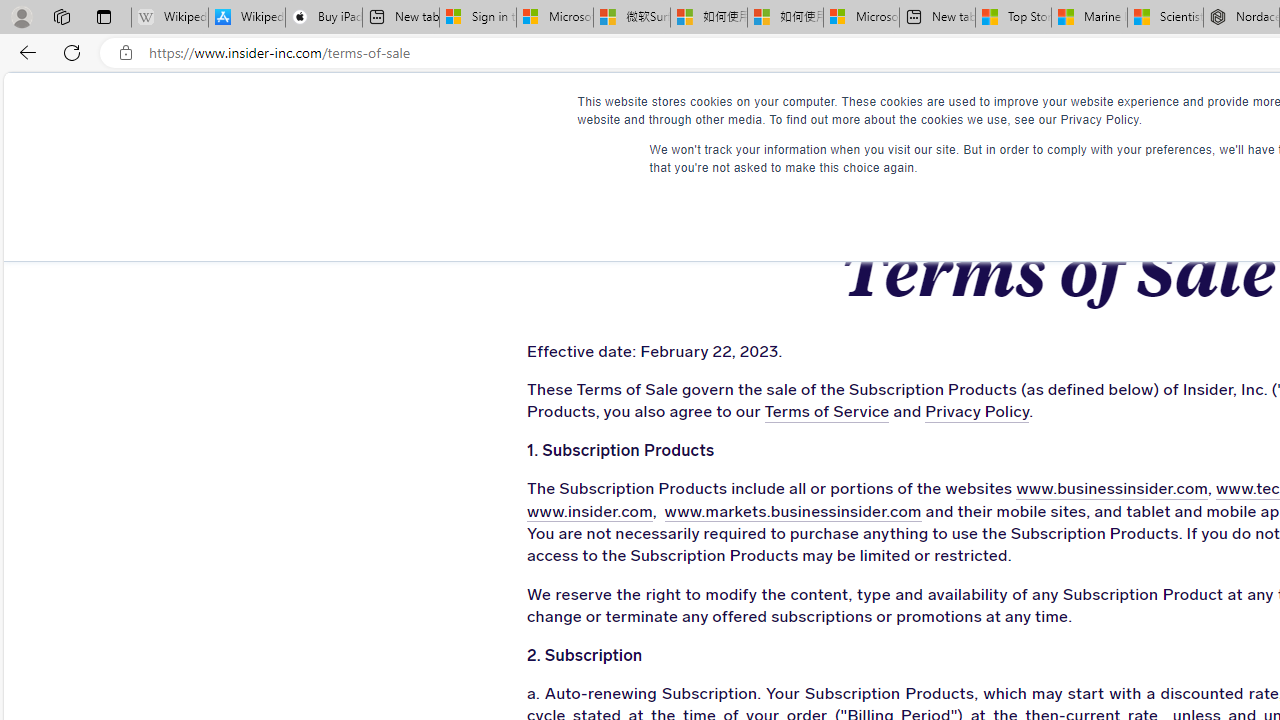 This screenshot has width=1280, height=720. Describe the element at coordinates (1088, 17) in the screenshot. I see `'Marine life - MSN'` at that location.